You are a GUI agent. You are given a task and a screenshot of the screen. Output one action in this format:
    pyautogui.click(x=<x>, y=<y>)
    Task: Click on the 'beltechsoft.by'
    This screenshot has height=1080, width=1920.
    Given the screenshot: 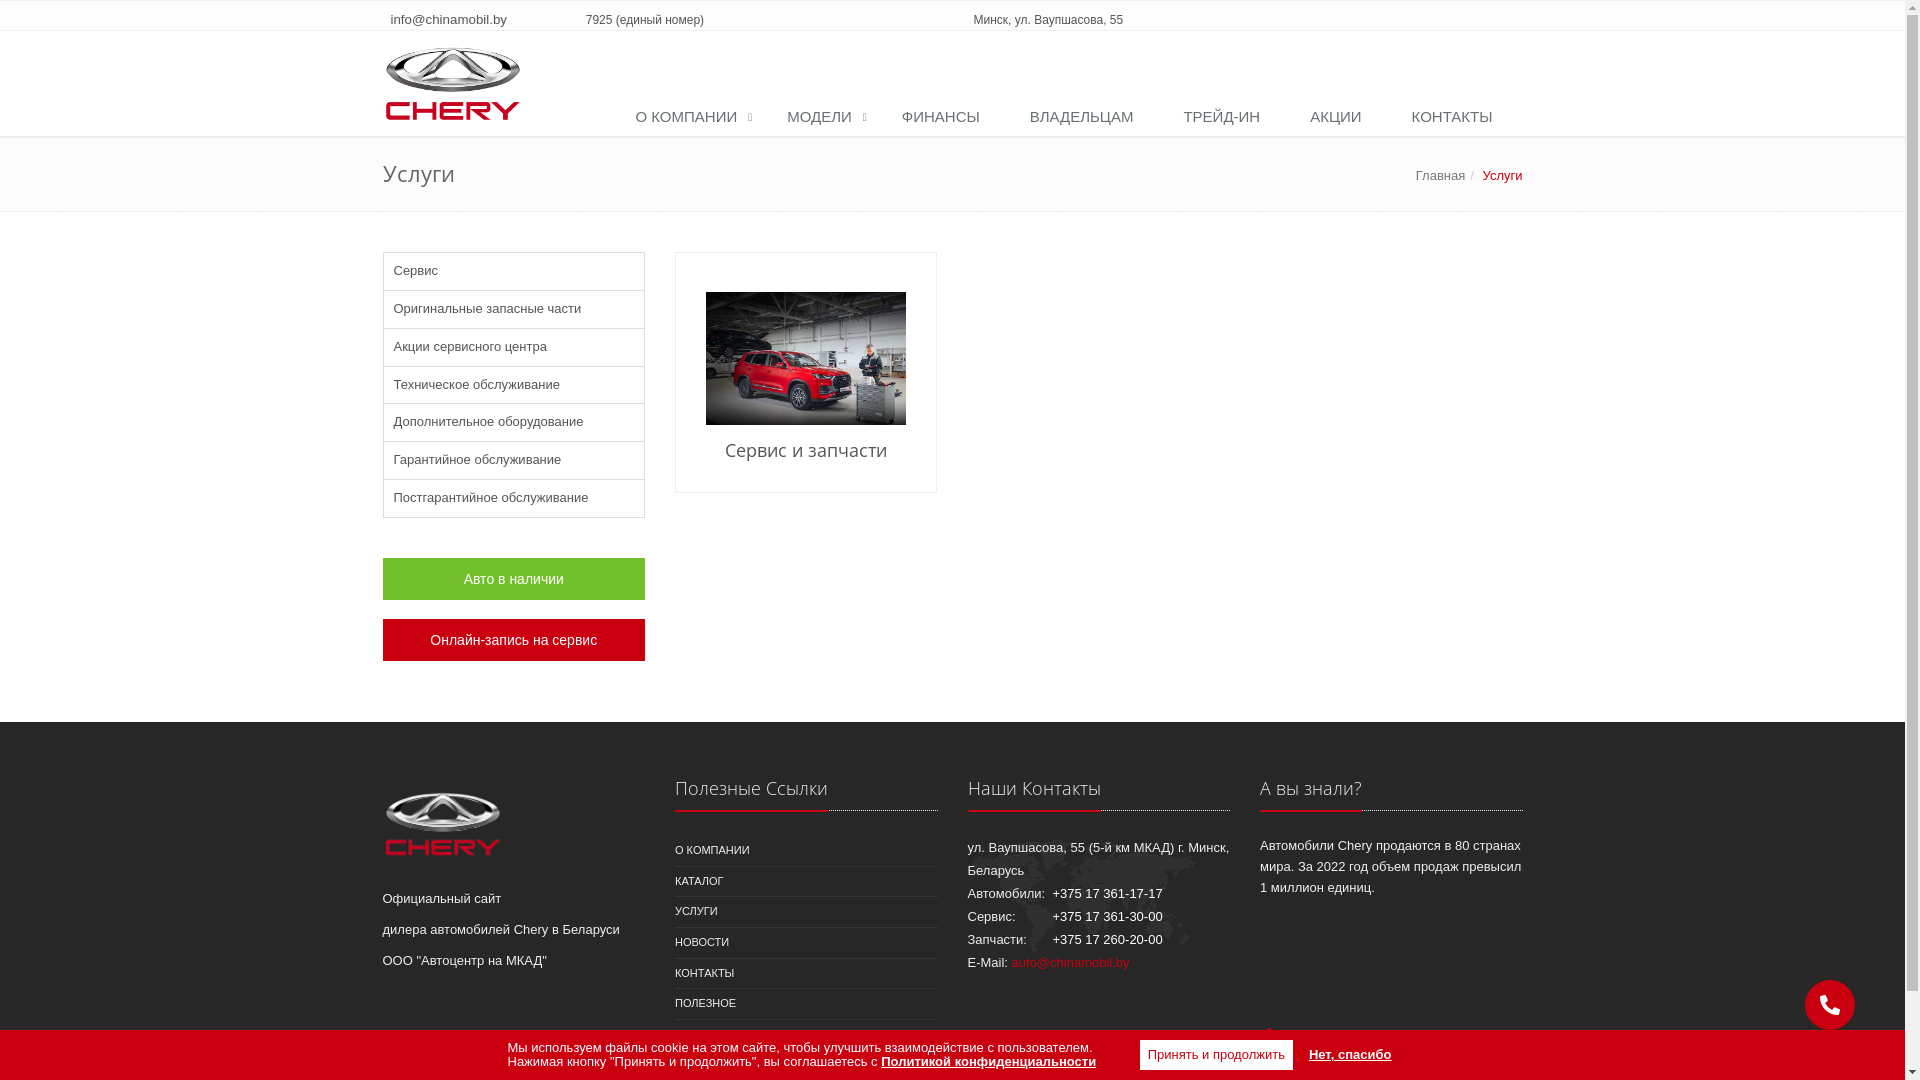 What is the action you would take?
    pyautogui.click(x=1448, y=1044)
    